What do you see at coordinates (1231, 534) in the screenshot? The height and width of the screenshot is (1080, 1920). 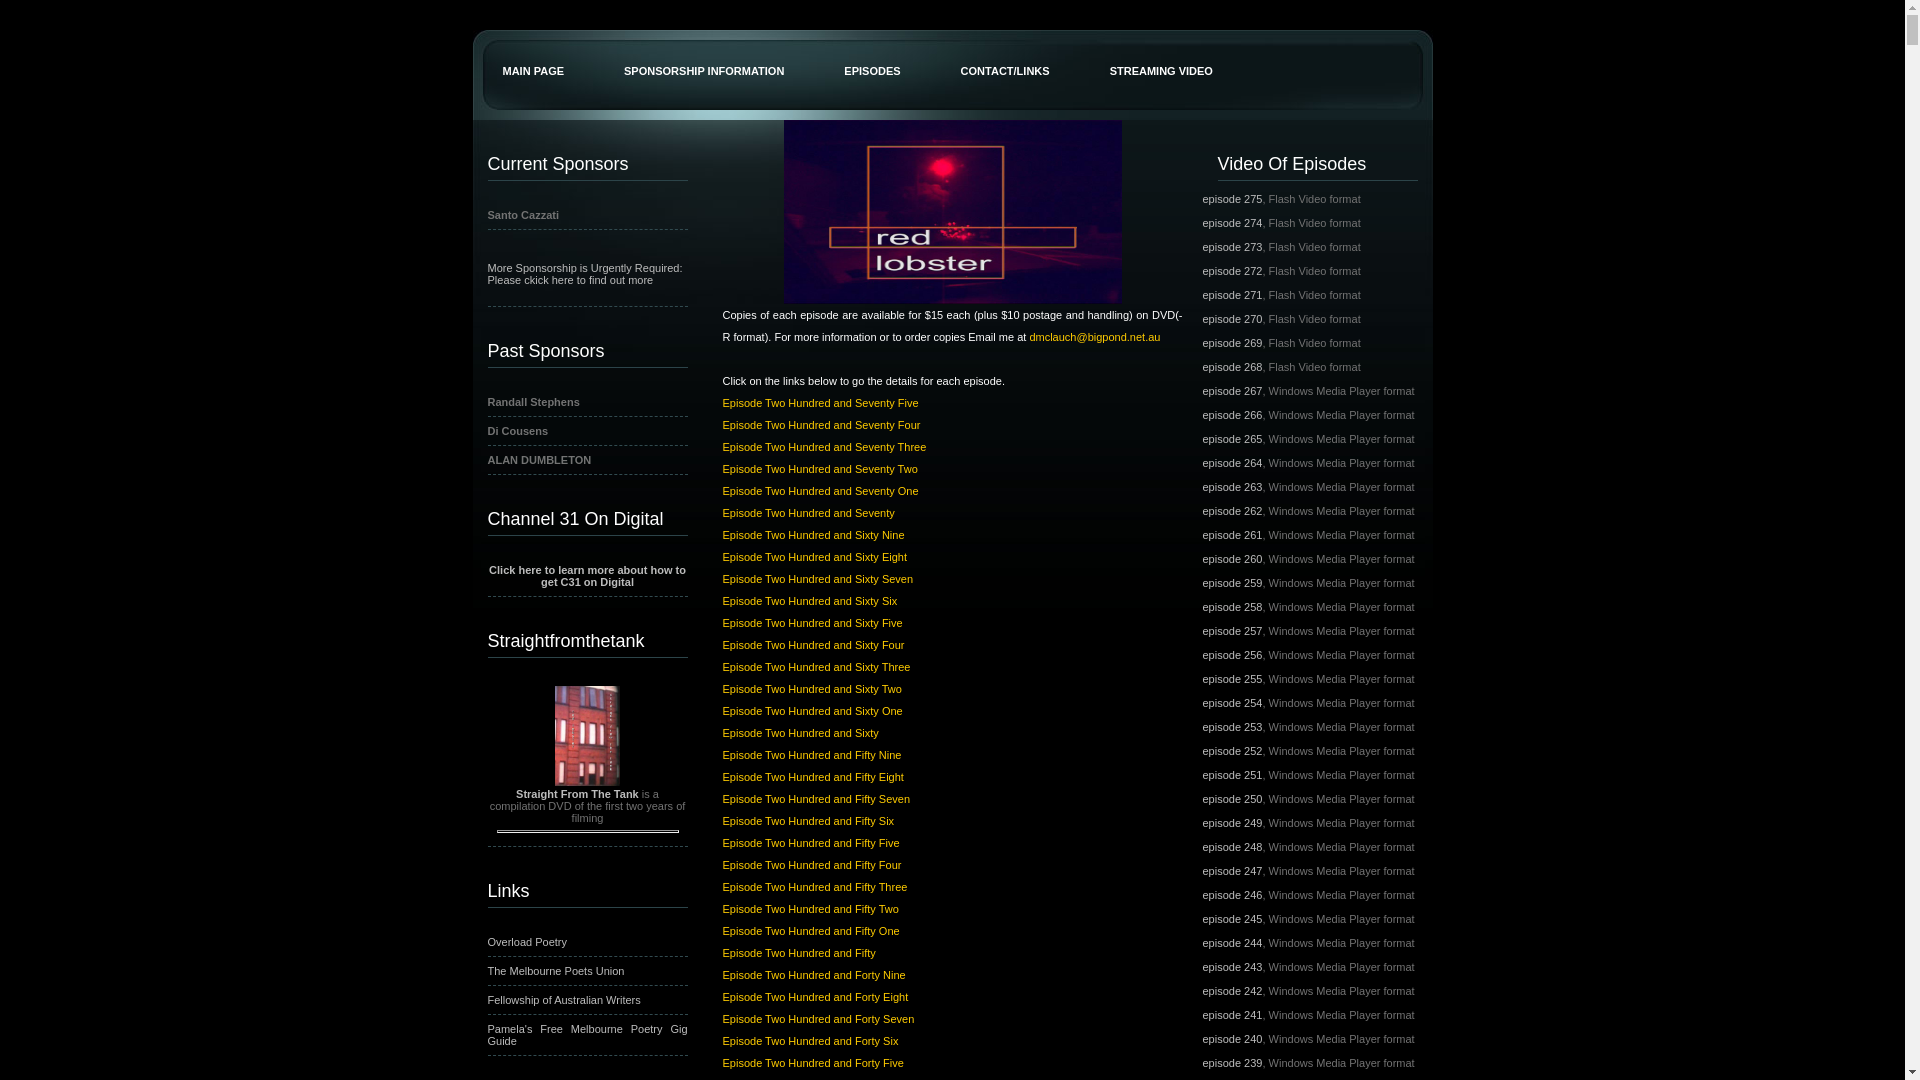 I see `'episode 261'` at bounding box center [1231, 534].